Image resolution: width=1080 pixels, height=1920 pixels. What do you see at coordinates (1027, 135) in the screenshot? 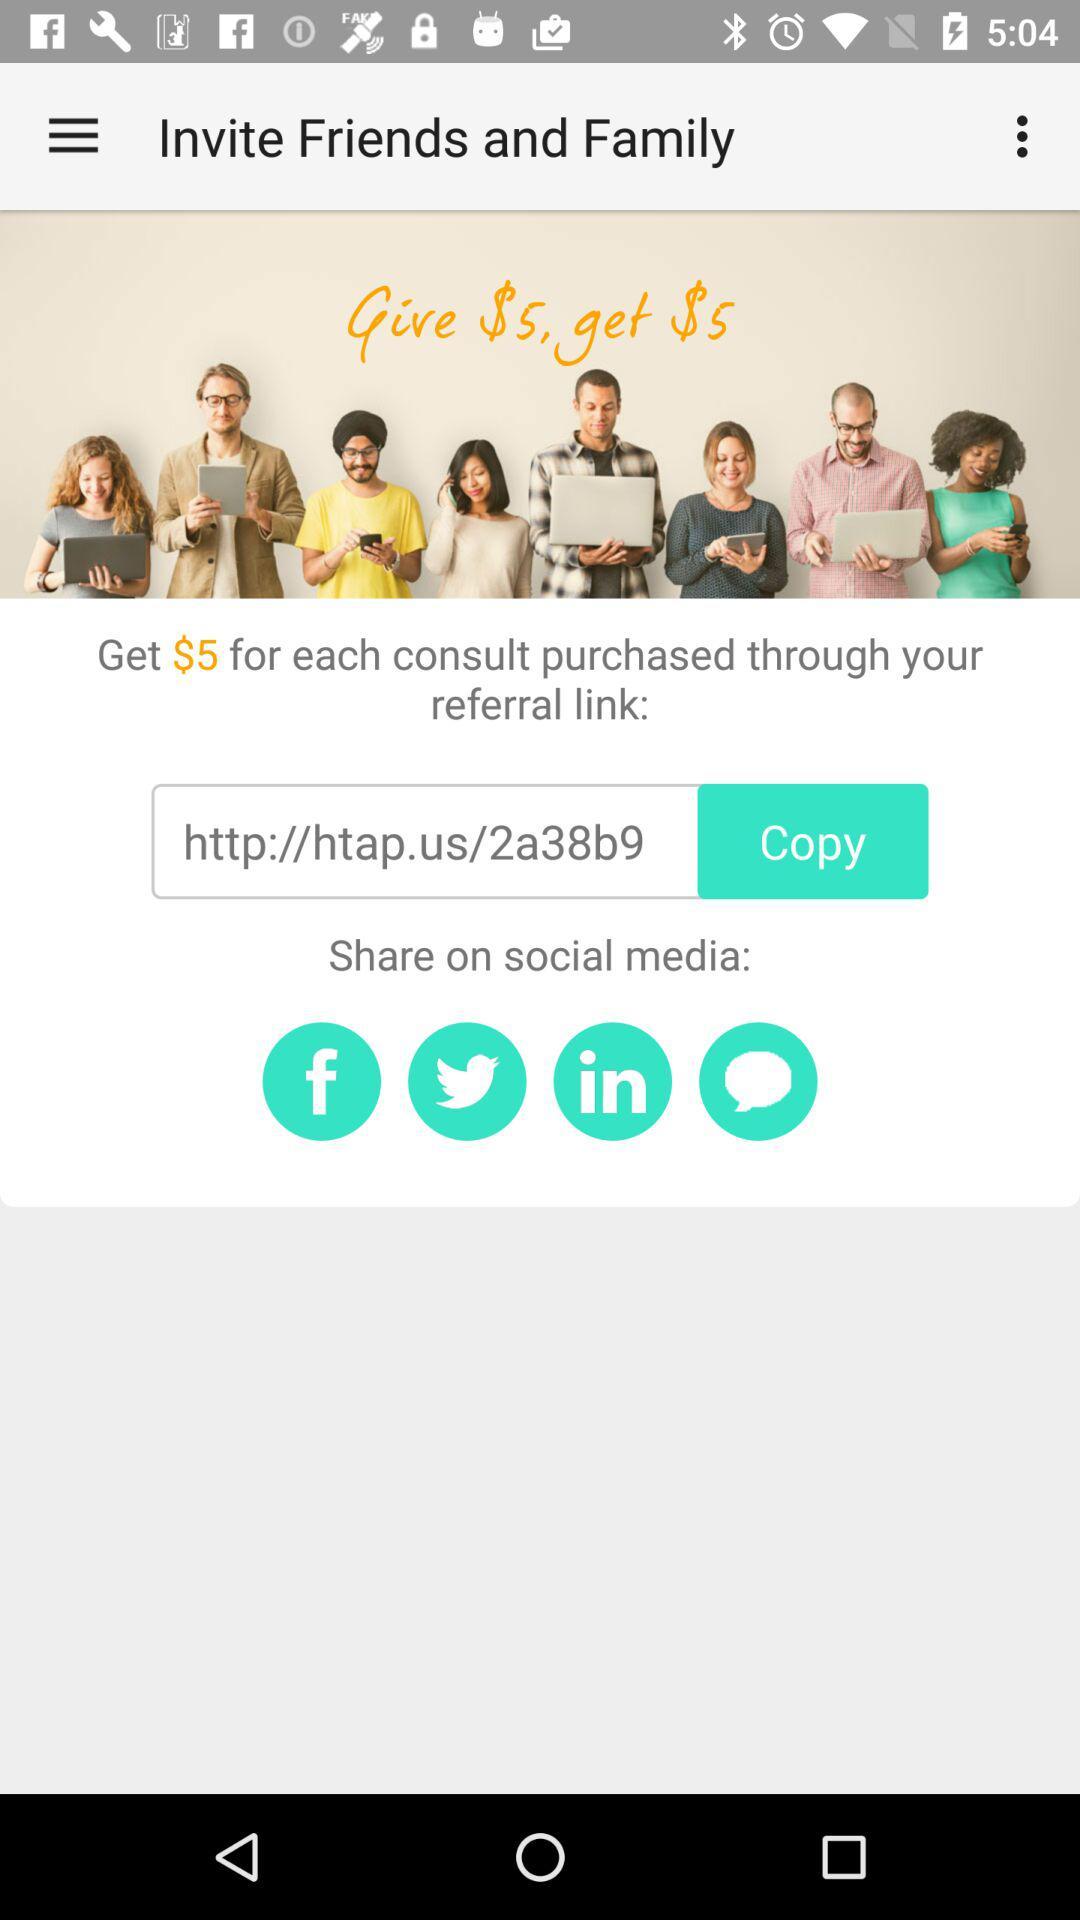
I see `the item at the top right corner` at bounding box center [1027, 135].